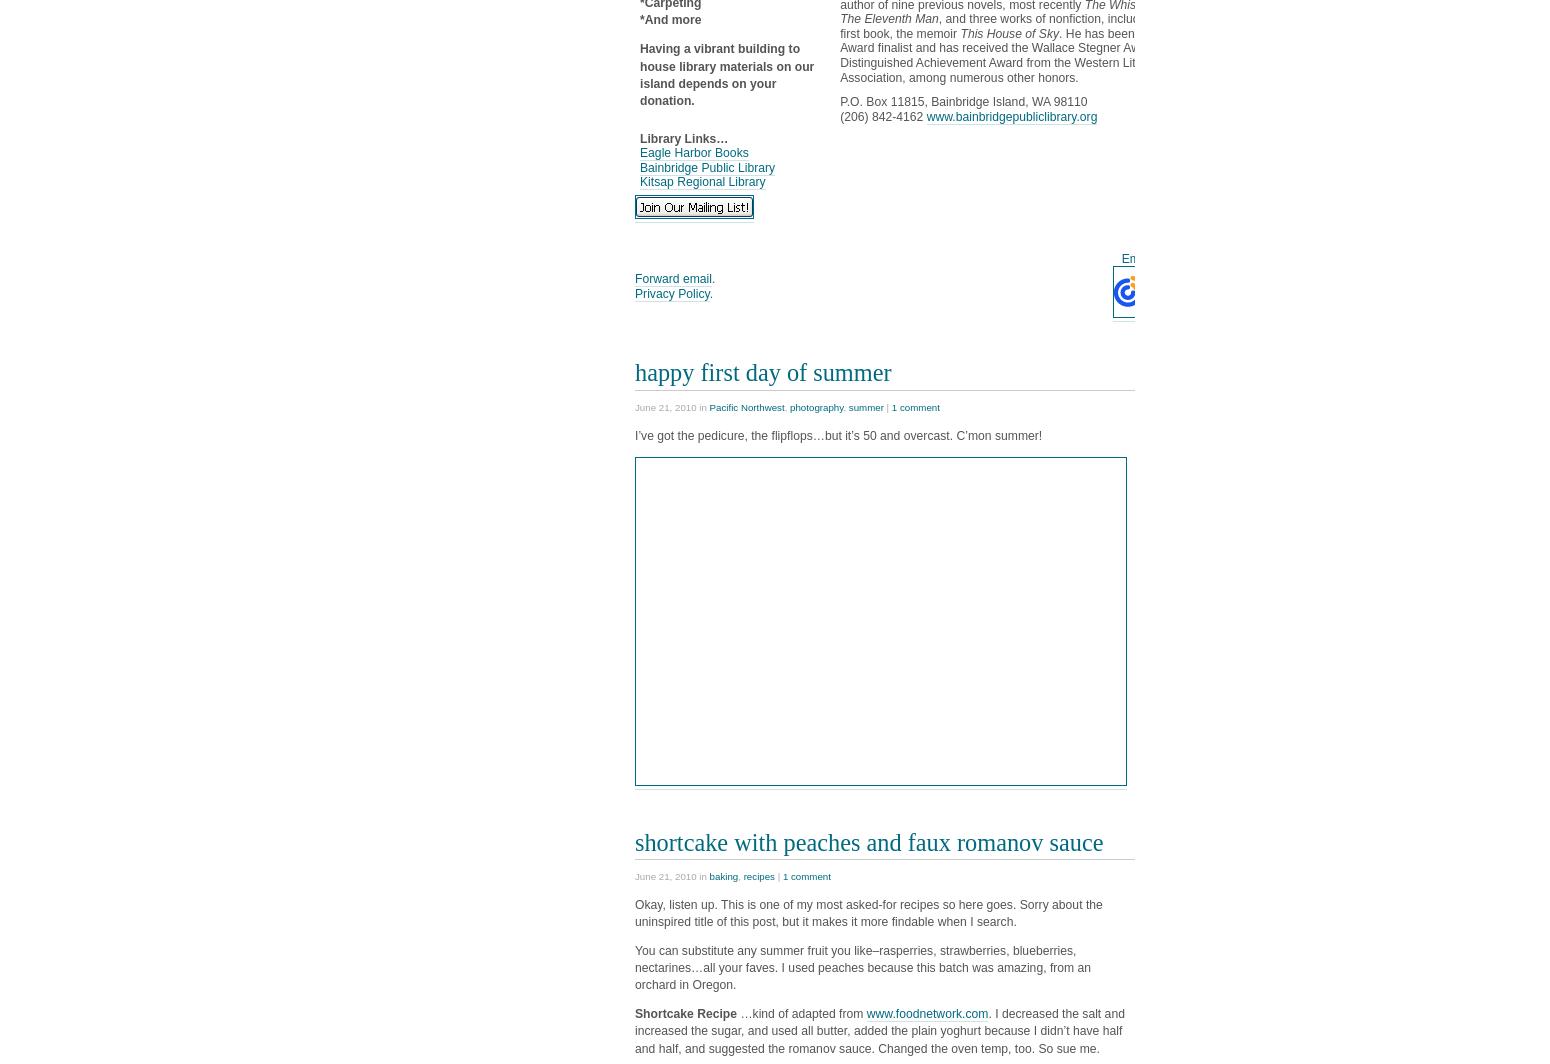  Describe the element at coordinates (1011, 115) in the screenshot. I see `'www.bainbridgepubliclibrary.org'` at that location.